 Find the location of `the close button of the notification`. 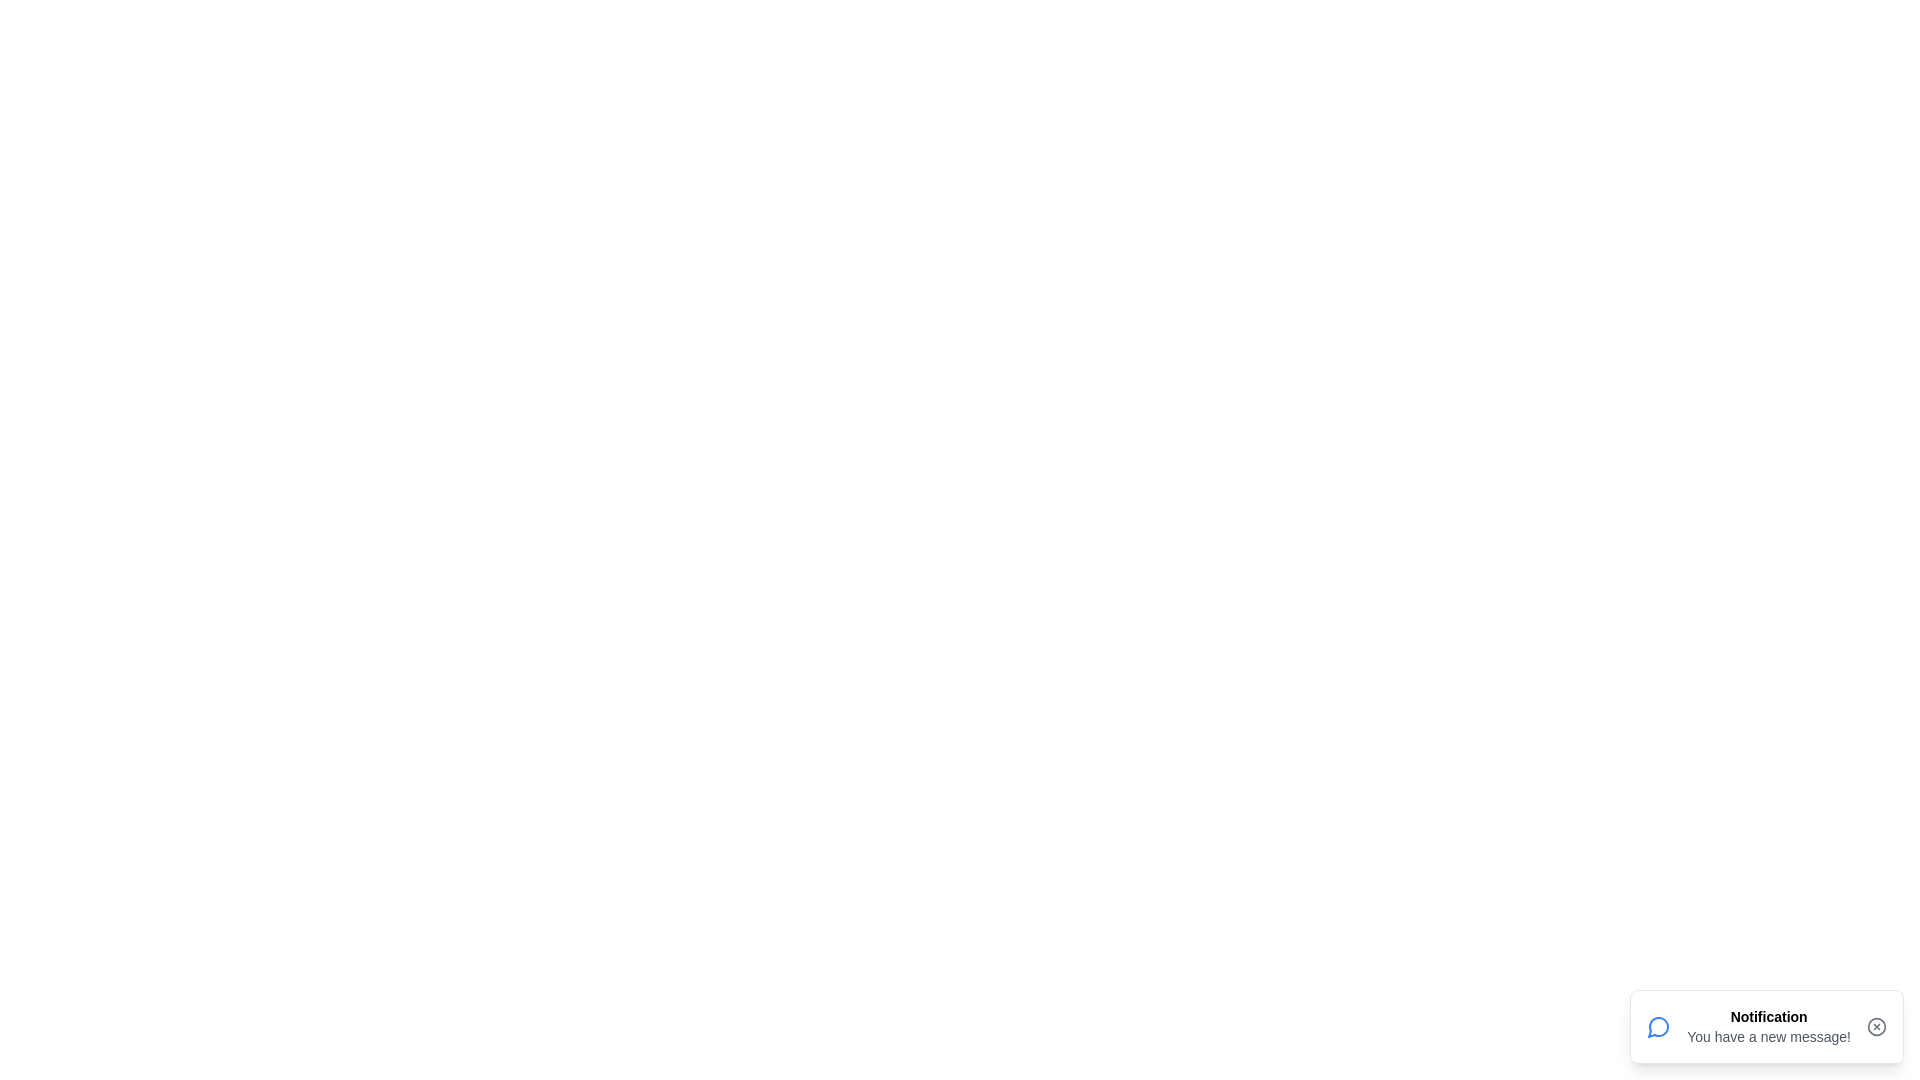

the close button of the notification is located at coordinates (1875, 1026).